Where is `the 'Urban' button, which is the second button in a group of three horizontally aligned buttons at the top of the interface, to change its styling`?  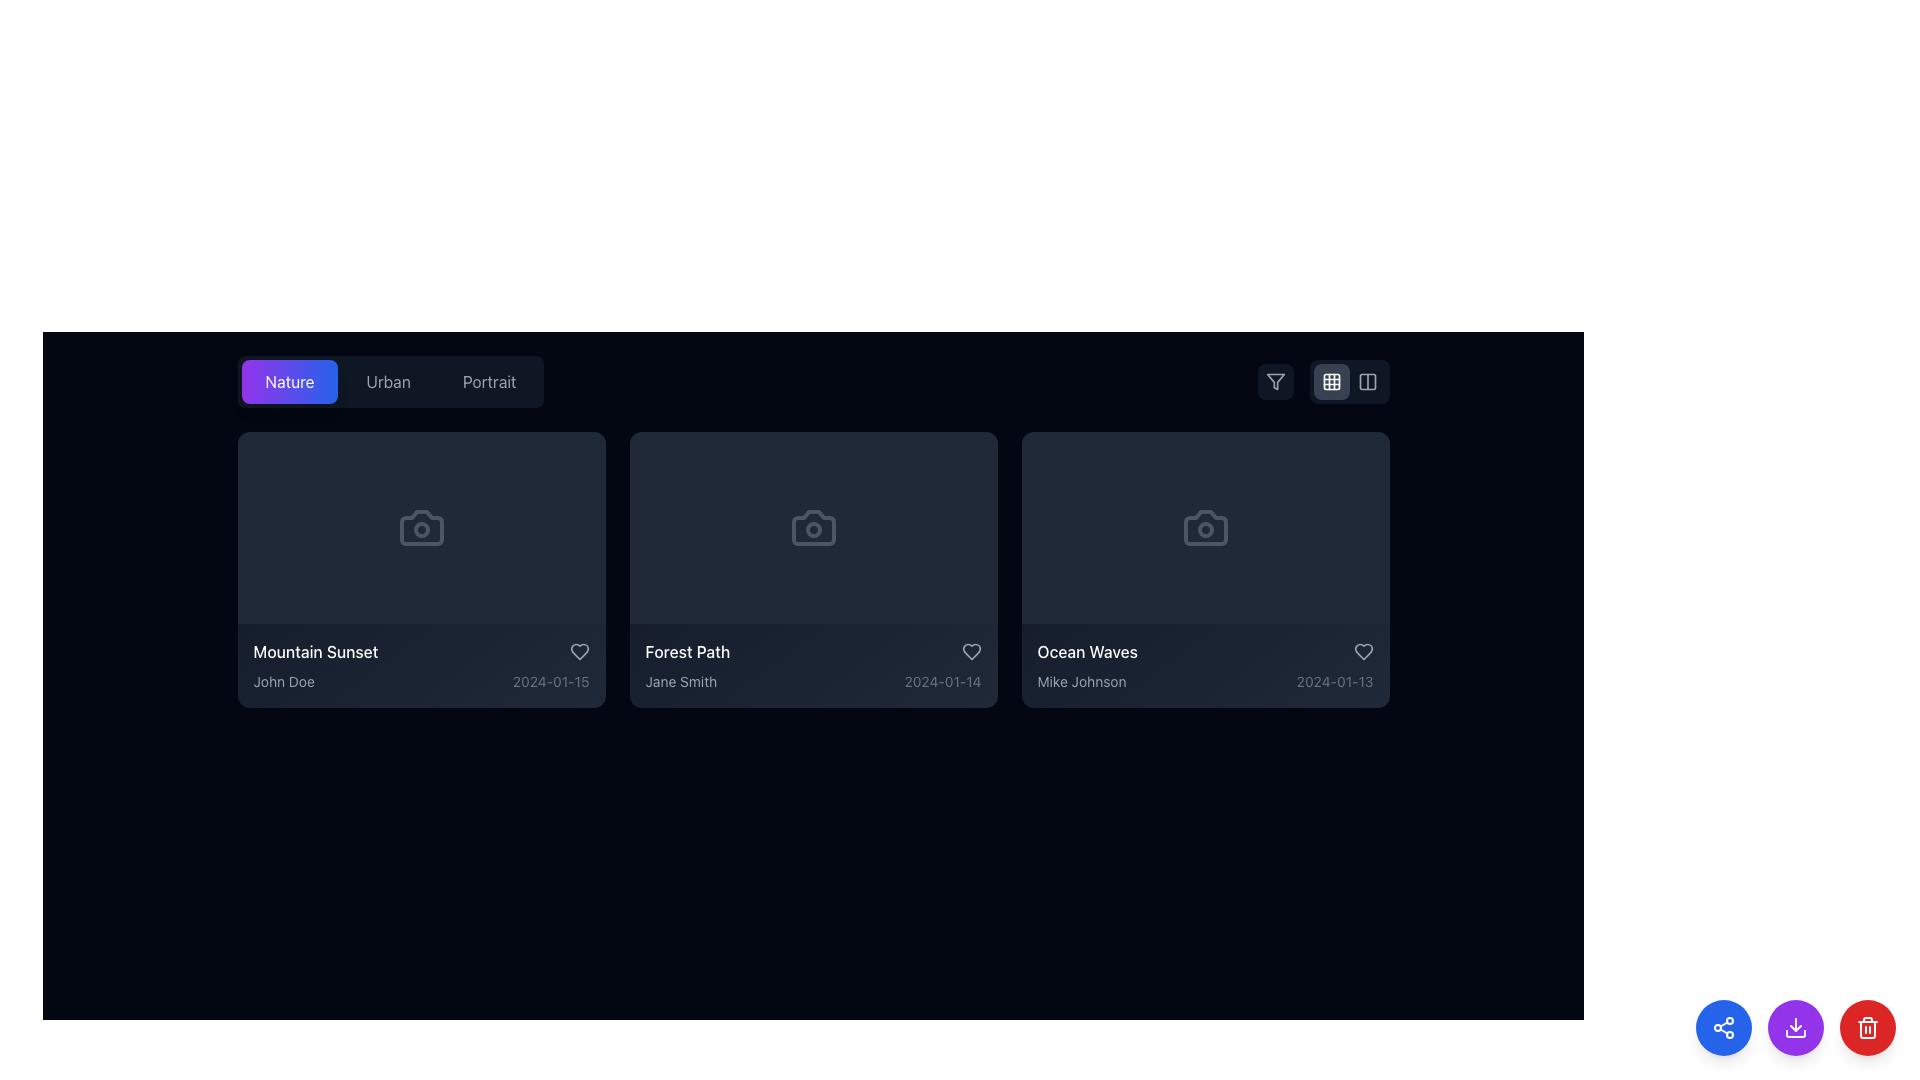
the 'Urban' button, which is the second button in a group of three horizontally aligned buttons at the top of the interface, to change its styling is located at coordinates (388, 381).